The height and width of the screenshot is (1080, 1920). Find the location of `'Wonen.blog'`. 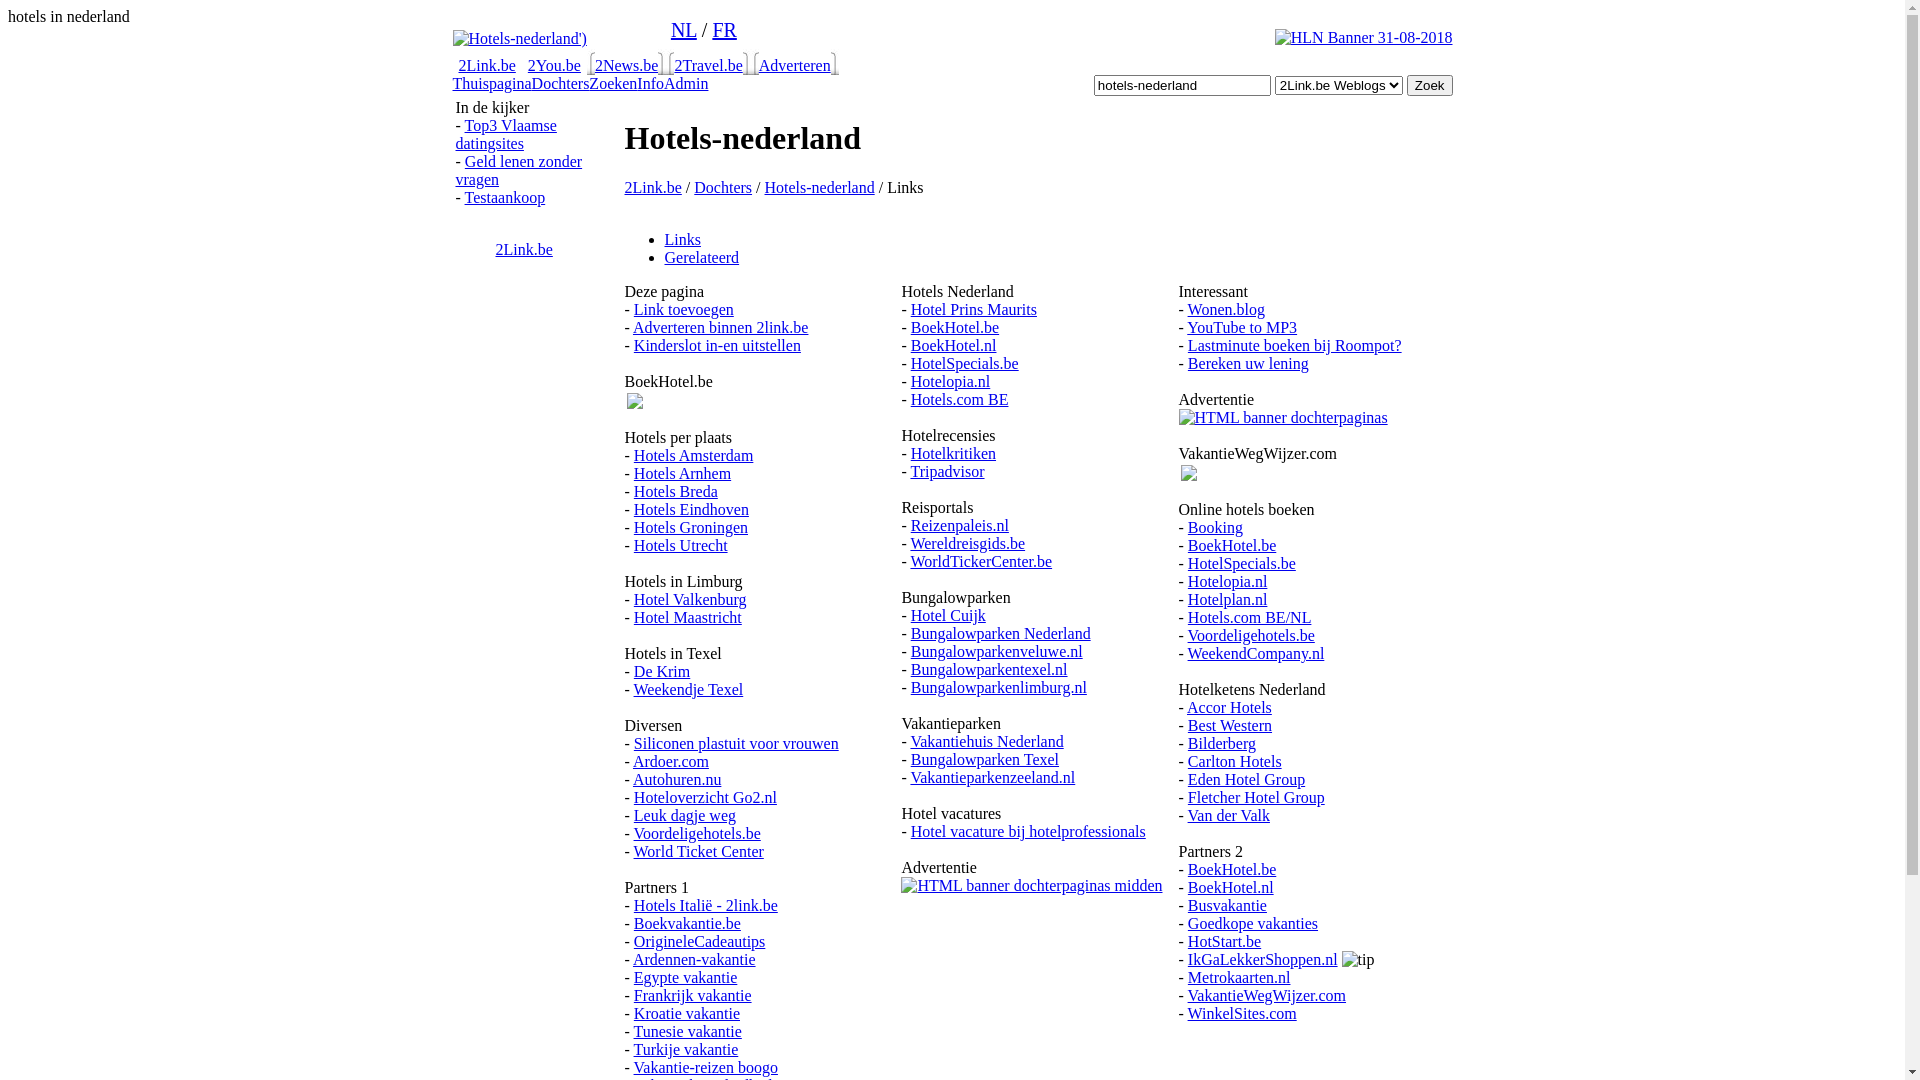

'Wonen.blog' is located at coordinates (1188, 309).